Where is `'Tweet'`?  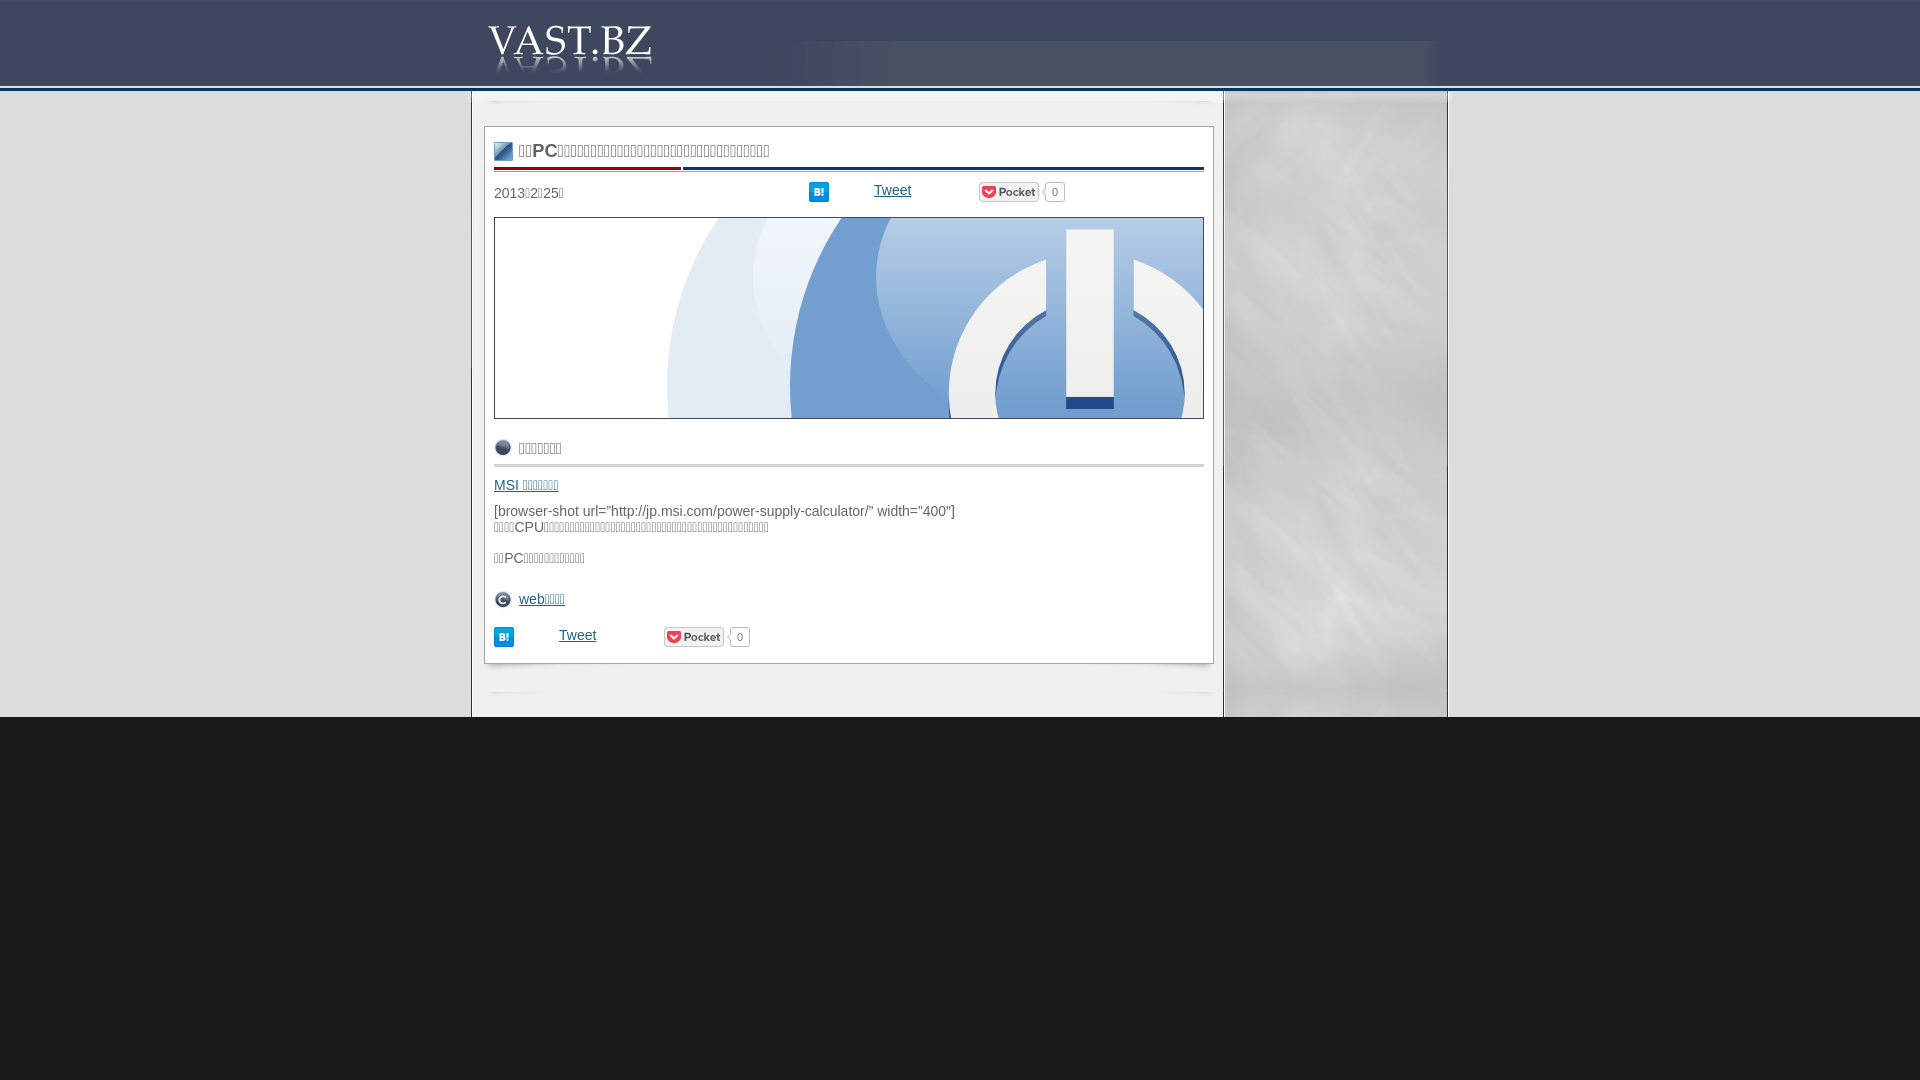 'Tweet' is located at coordinates (873, 189).